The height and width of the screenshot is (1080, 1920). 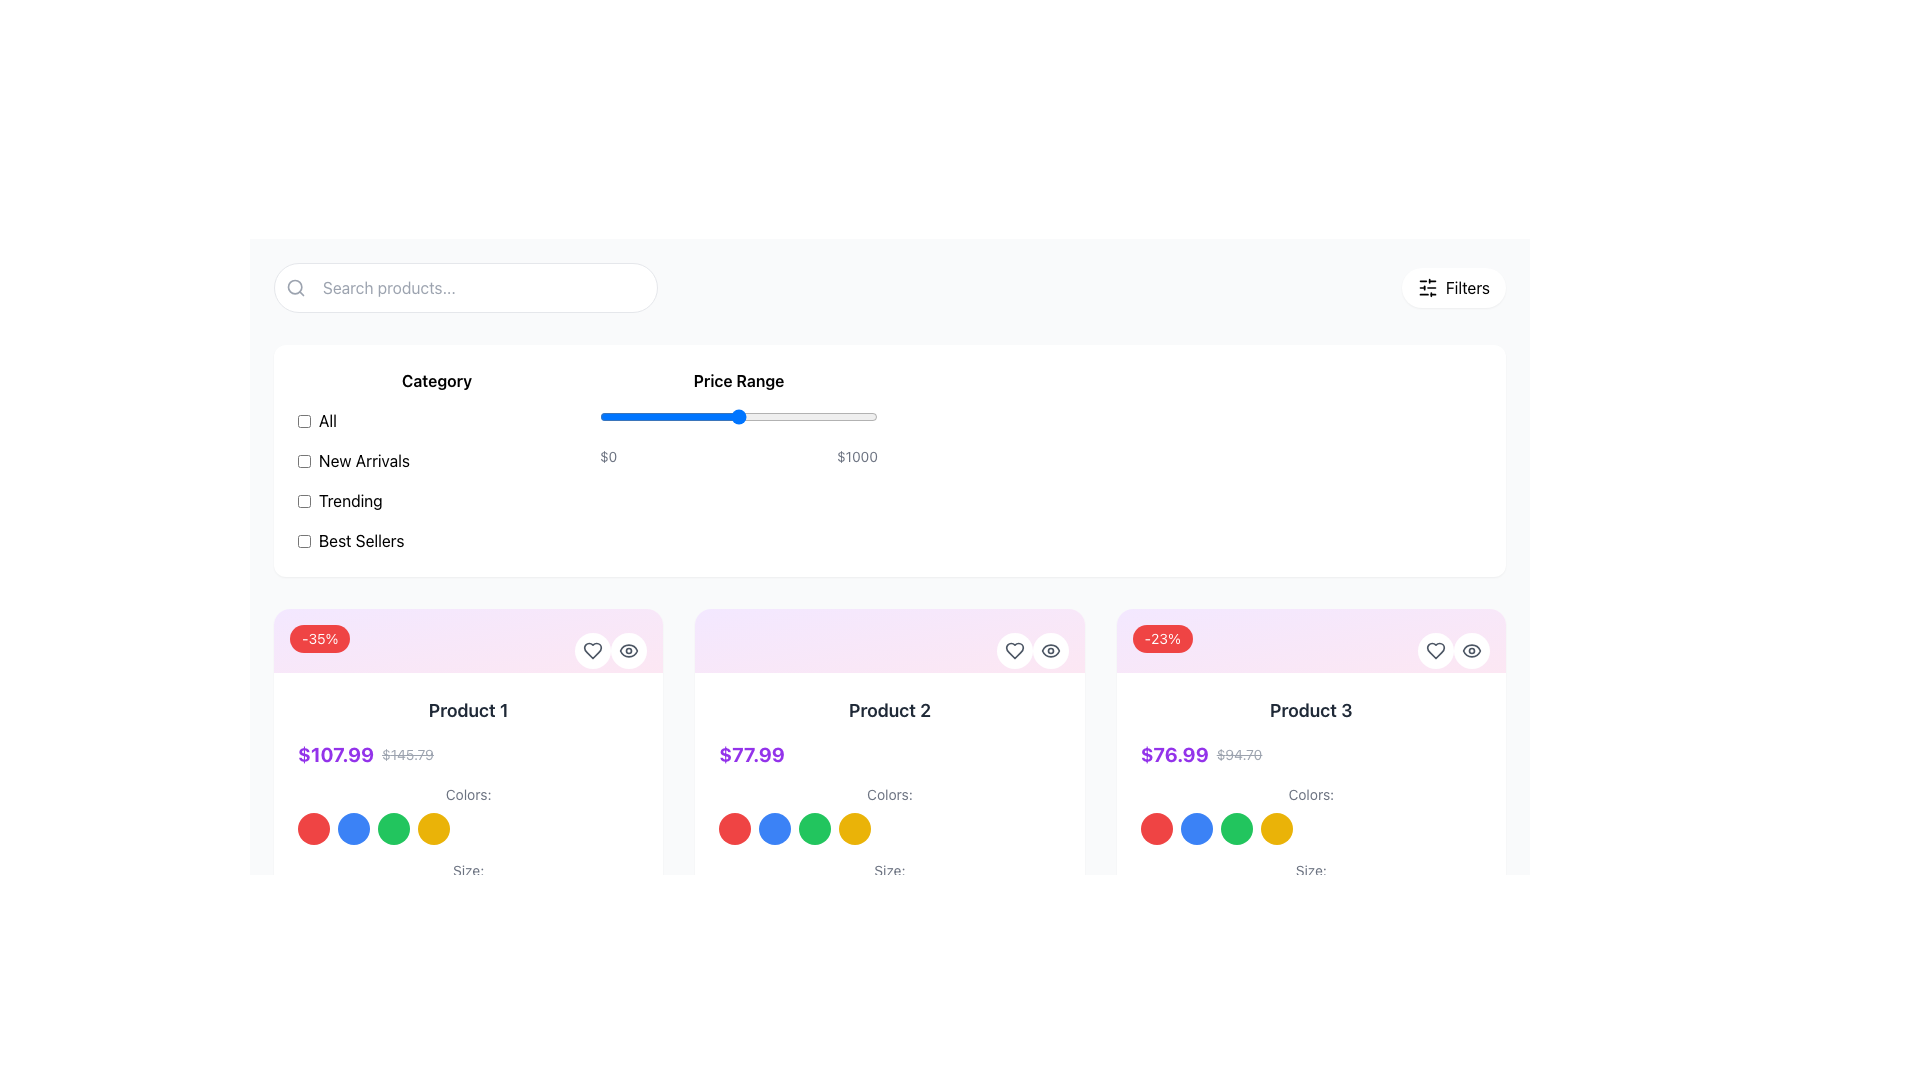 What do you see at coordinates (432, 829) in the screenshot?
I see `the fourth circular button representing the yellow color option for 'Product 1' located at the bottom of the 'Product 1' card` at bounding box center [432, 829].